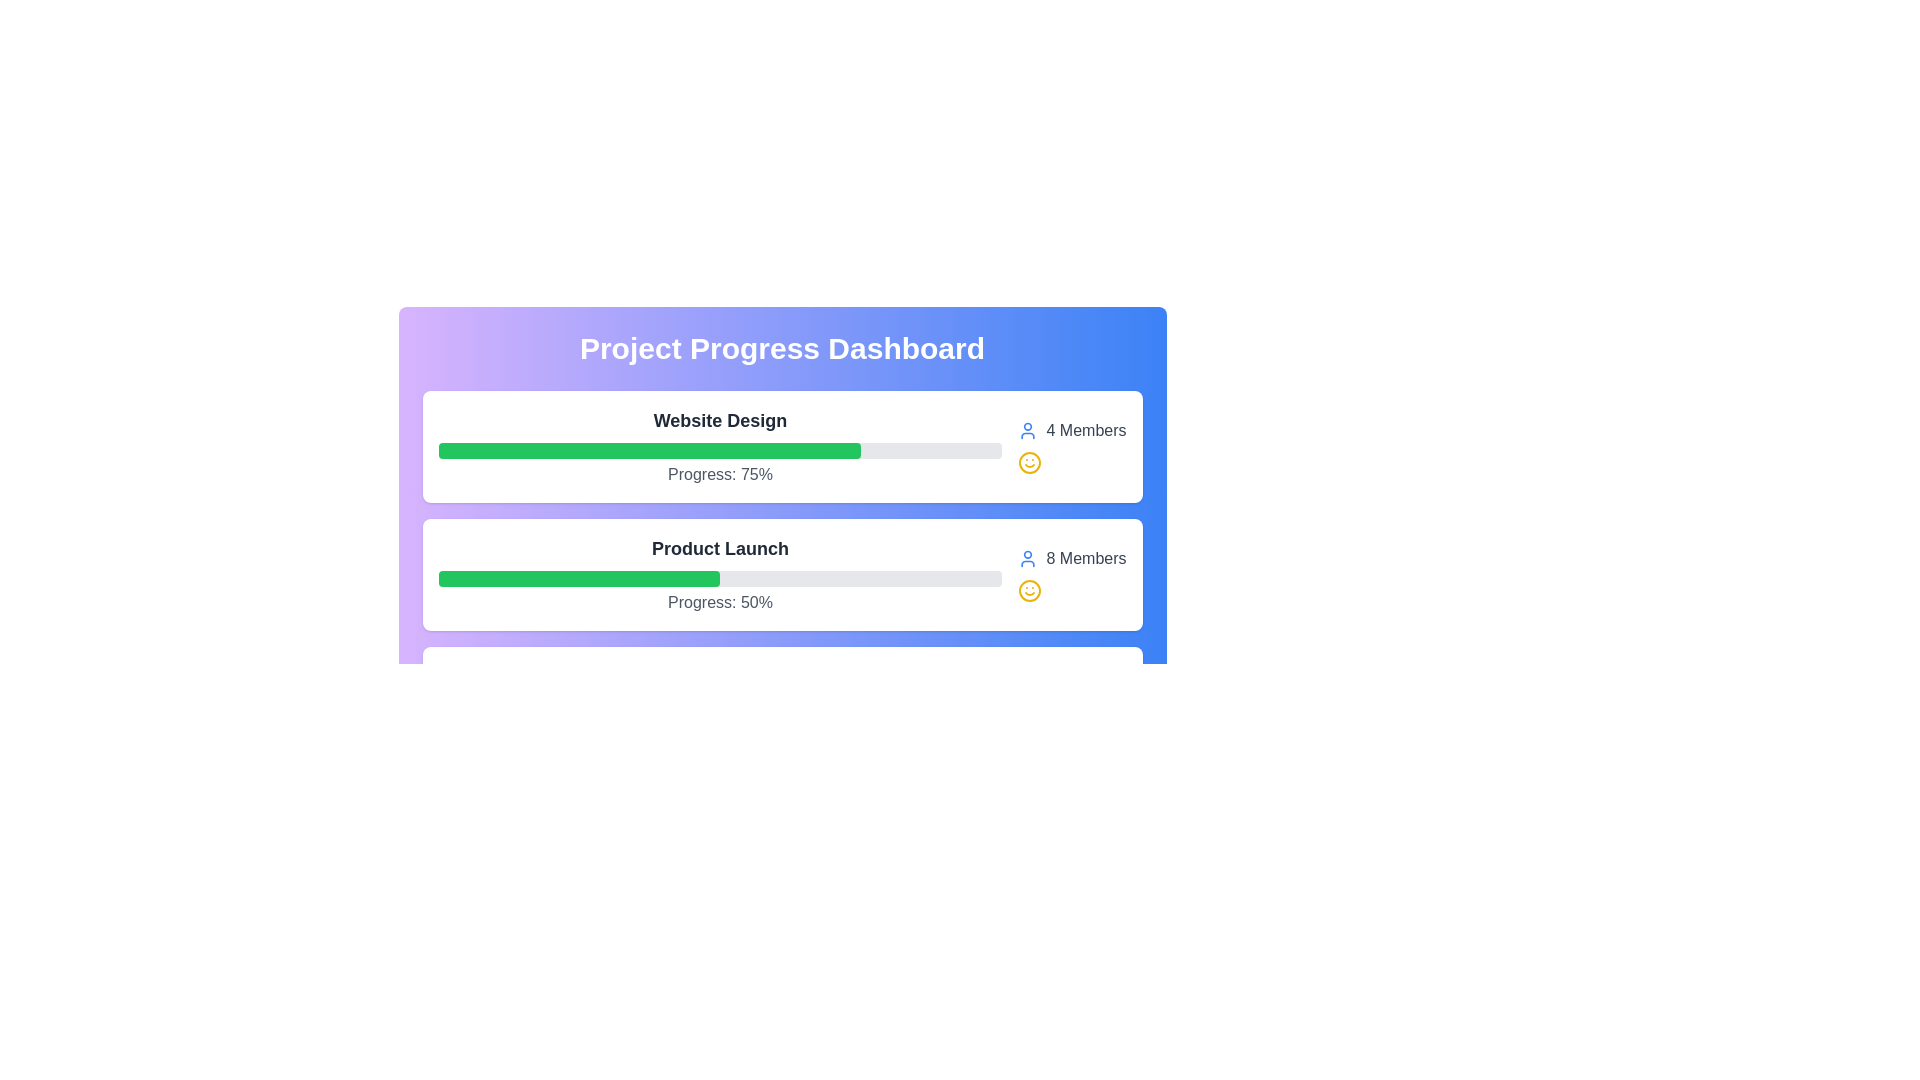 The height and width of the screenshot is (1080, 1920). I want to click on the individual project cards on the Project Progress Dashboard, which is visually identified by its purple-to-blue gradient background and centered title 'Project Progress Dashboard', so click(781, 544).